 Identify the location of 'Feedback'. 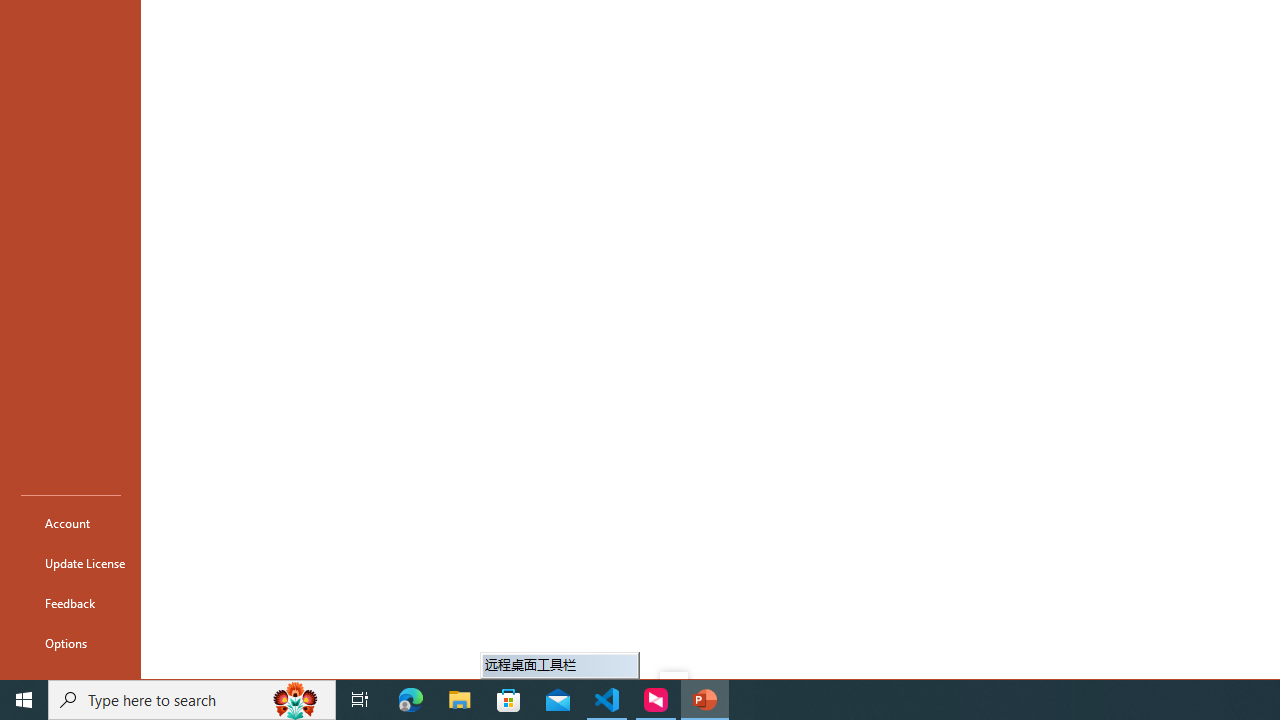
(71, 602).